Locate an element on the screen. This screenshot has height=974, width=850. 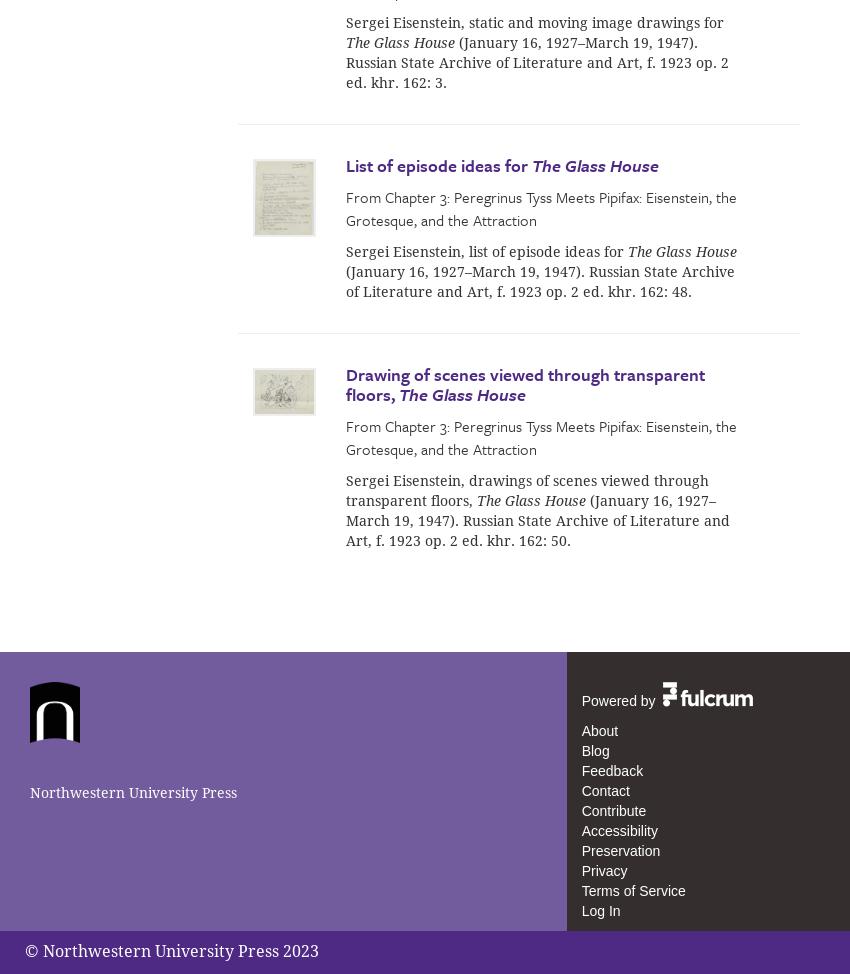
'List of episode ideas for' is located at coordinates (438, 165).